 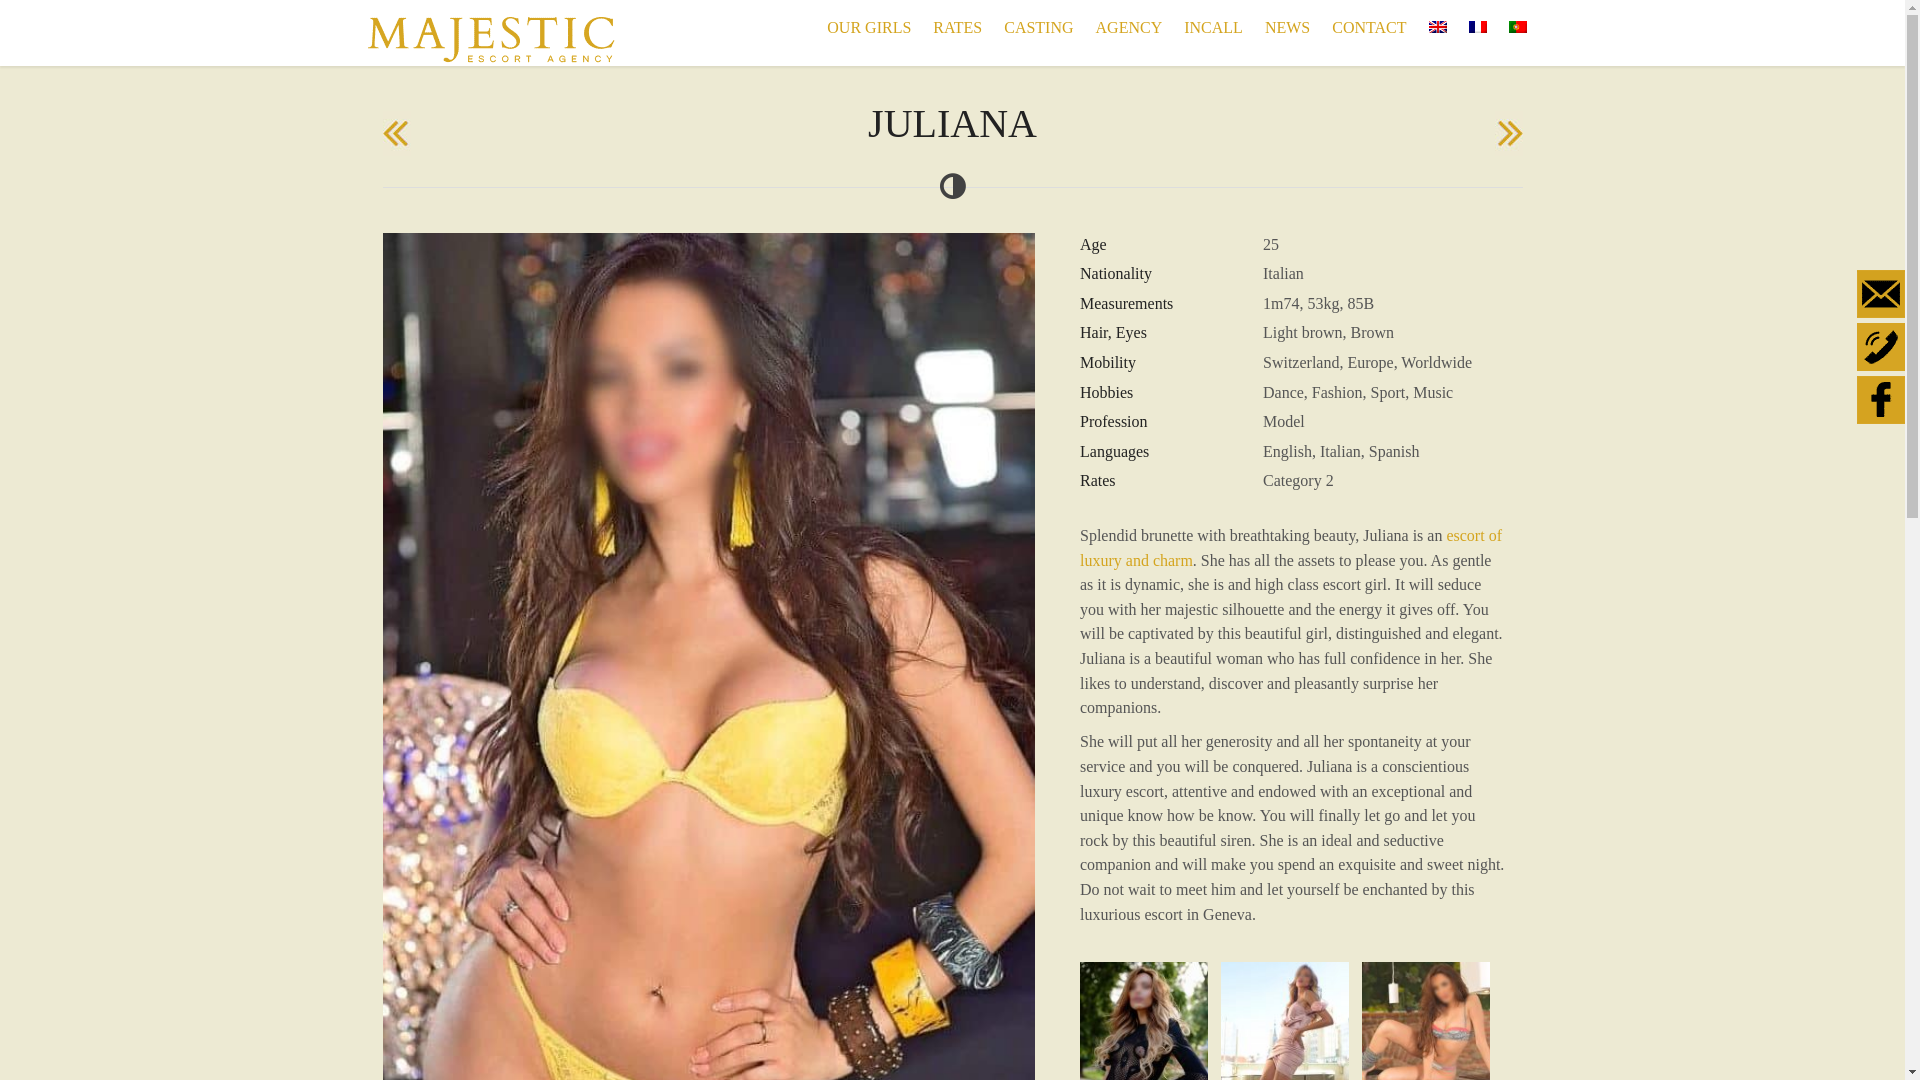 What do you see at coordinates (1880, 400) in the screenshot?
I see `'Facebook'` at bounding box center [1880, 400].